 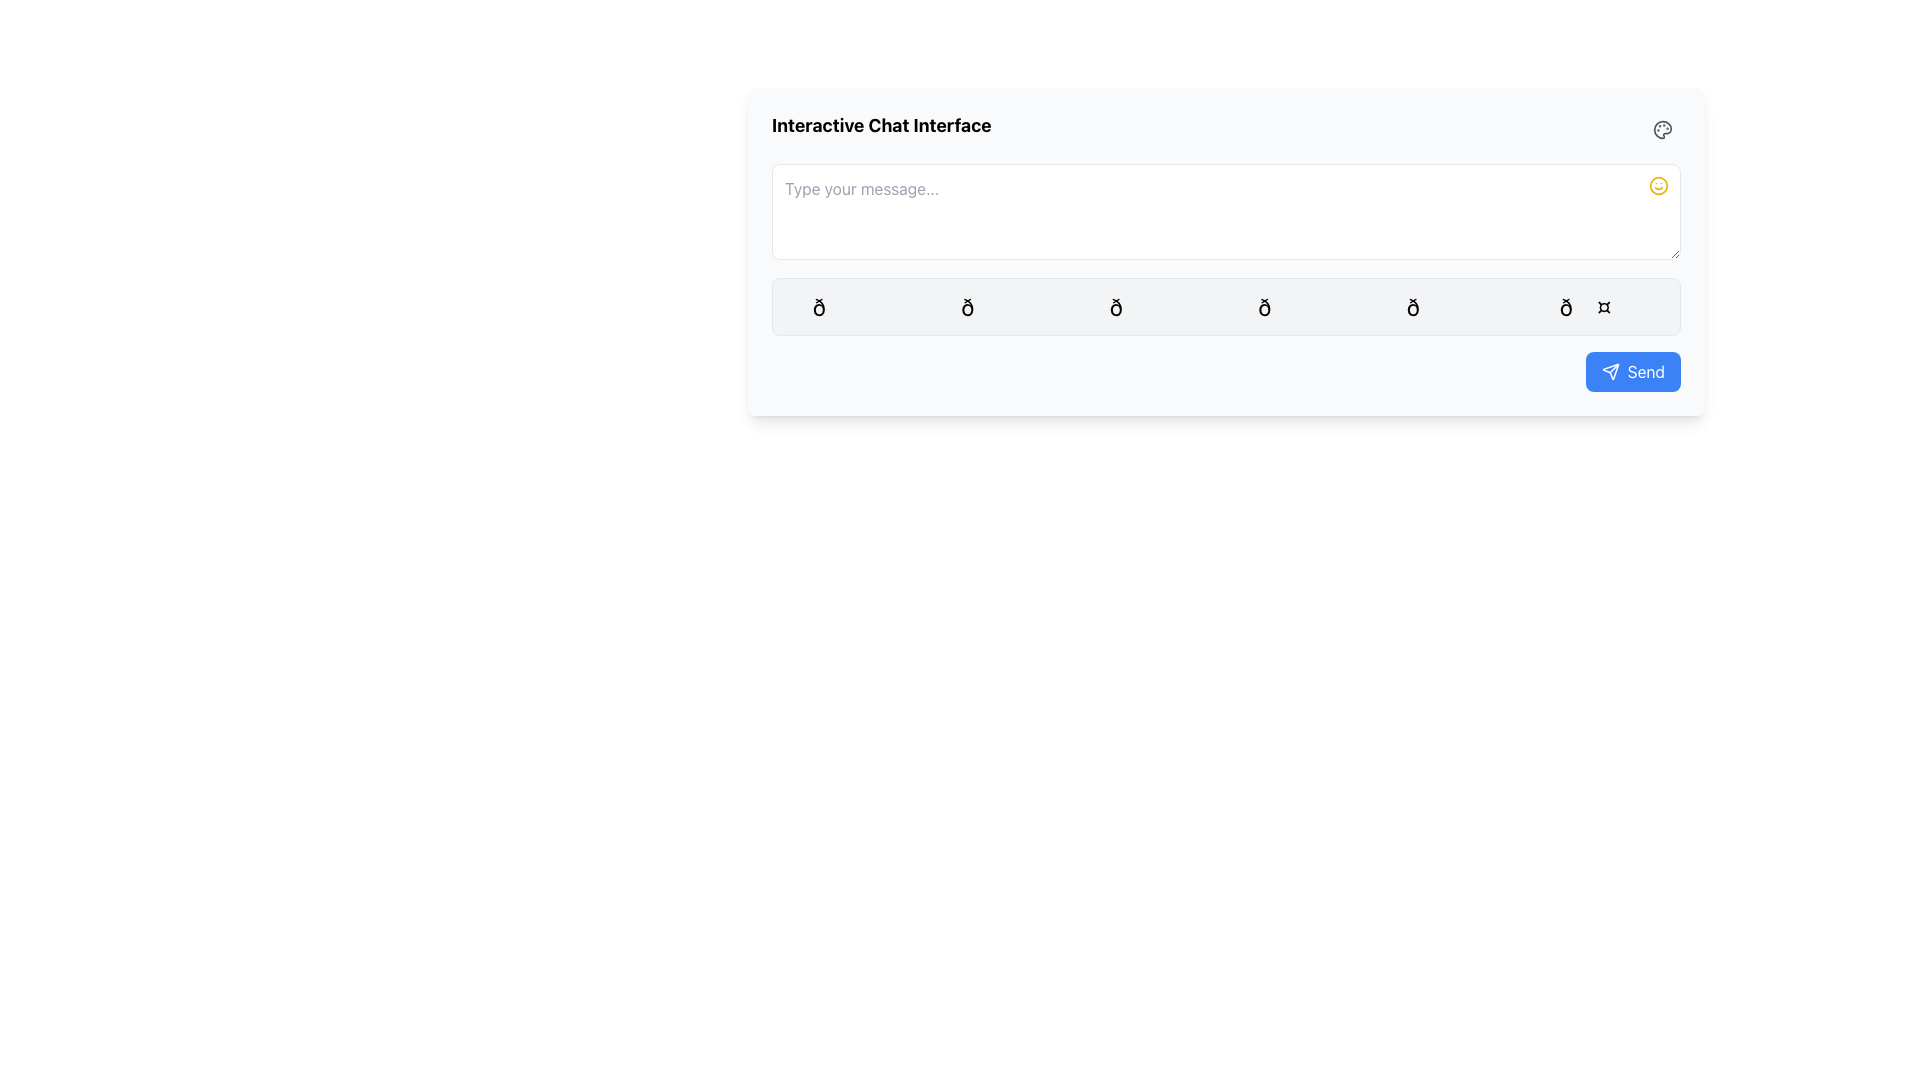 What do you see at coordinates (1610, 371) in the screenshot?
I see `the 'Send' button which contains a paper plane icon, located at the bottom-right corner of the interface` at bounding box center [1610, 371].